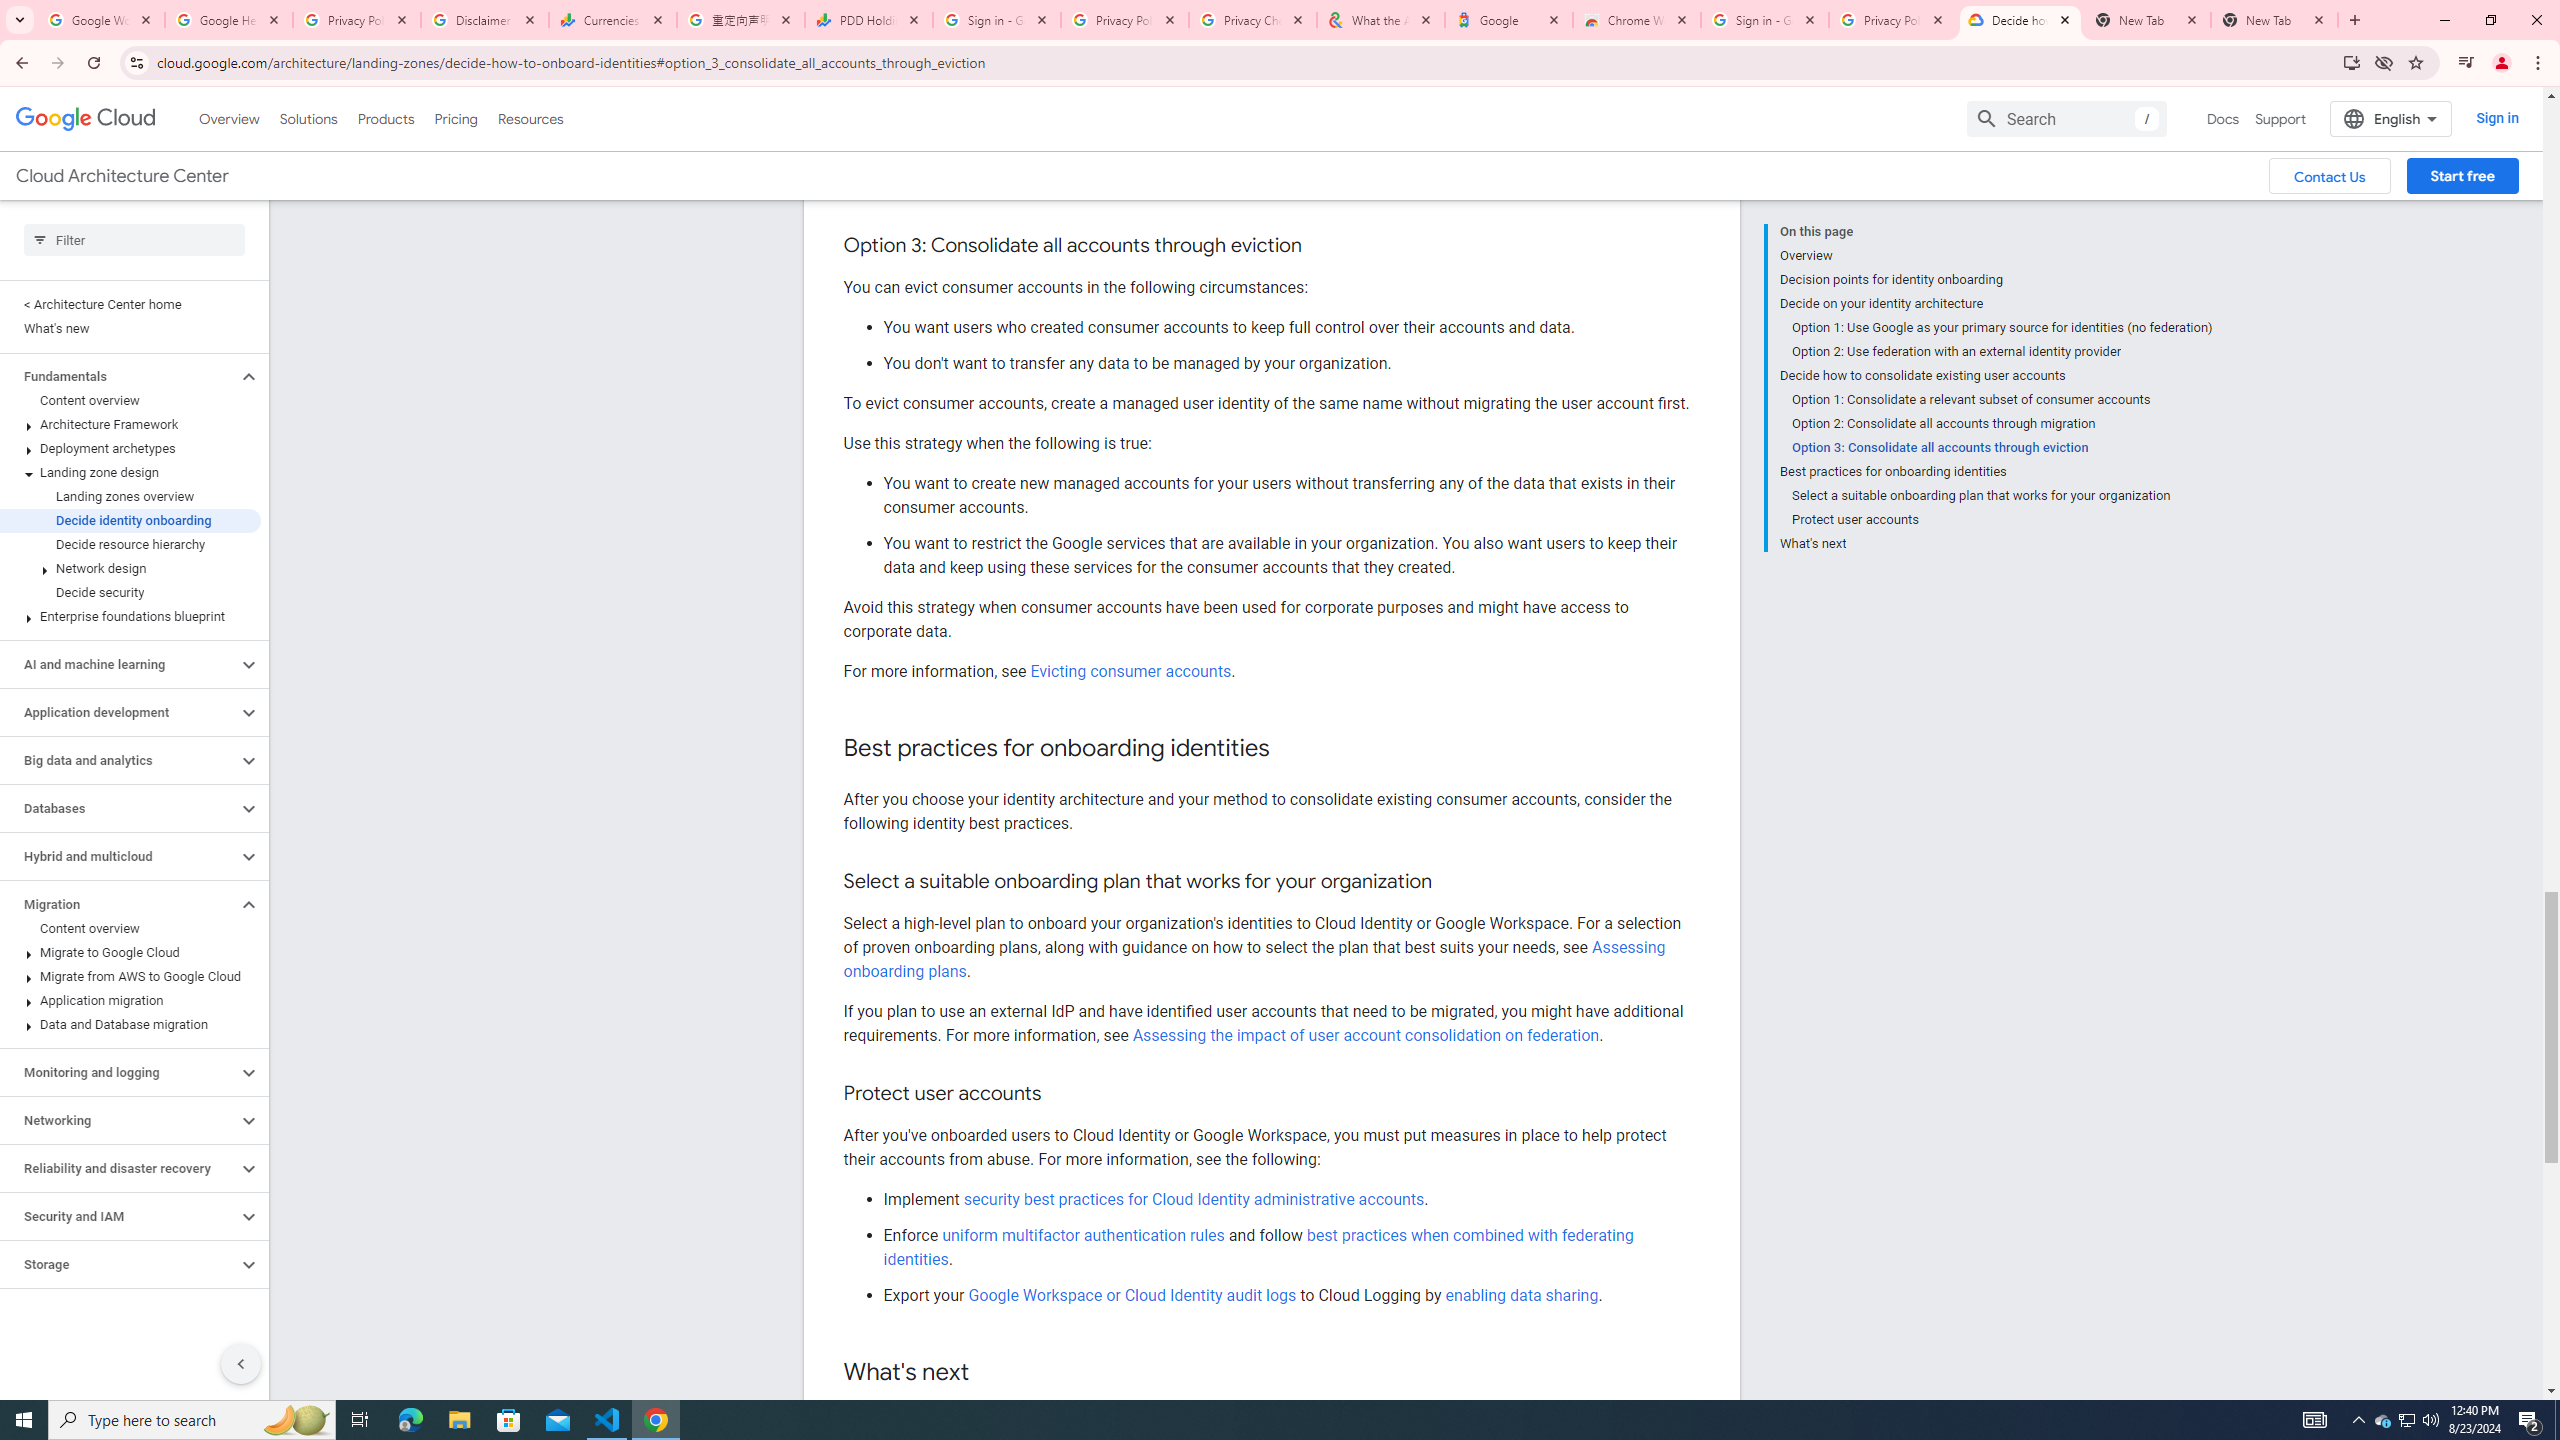 This screenshot has height=1440, width=2560. What do you see at coordinates (2001, 447) in the screenshot?
I see `'Option 3: Consolidate all accounts through eviction'` at bounding box center [2001, 447].